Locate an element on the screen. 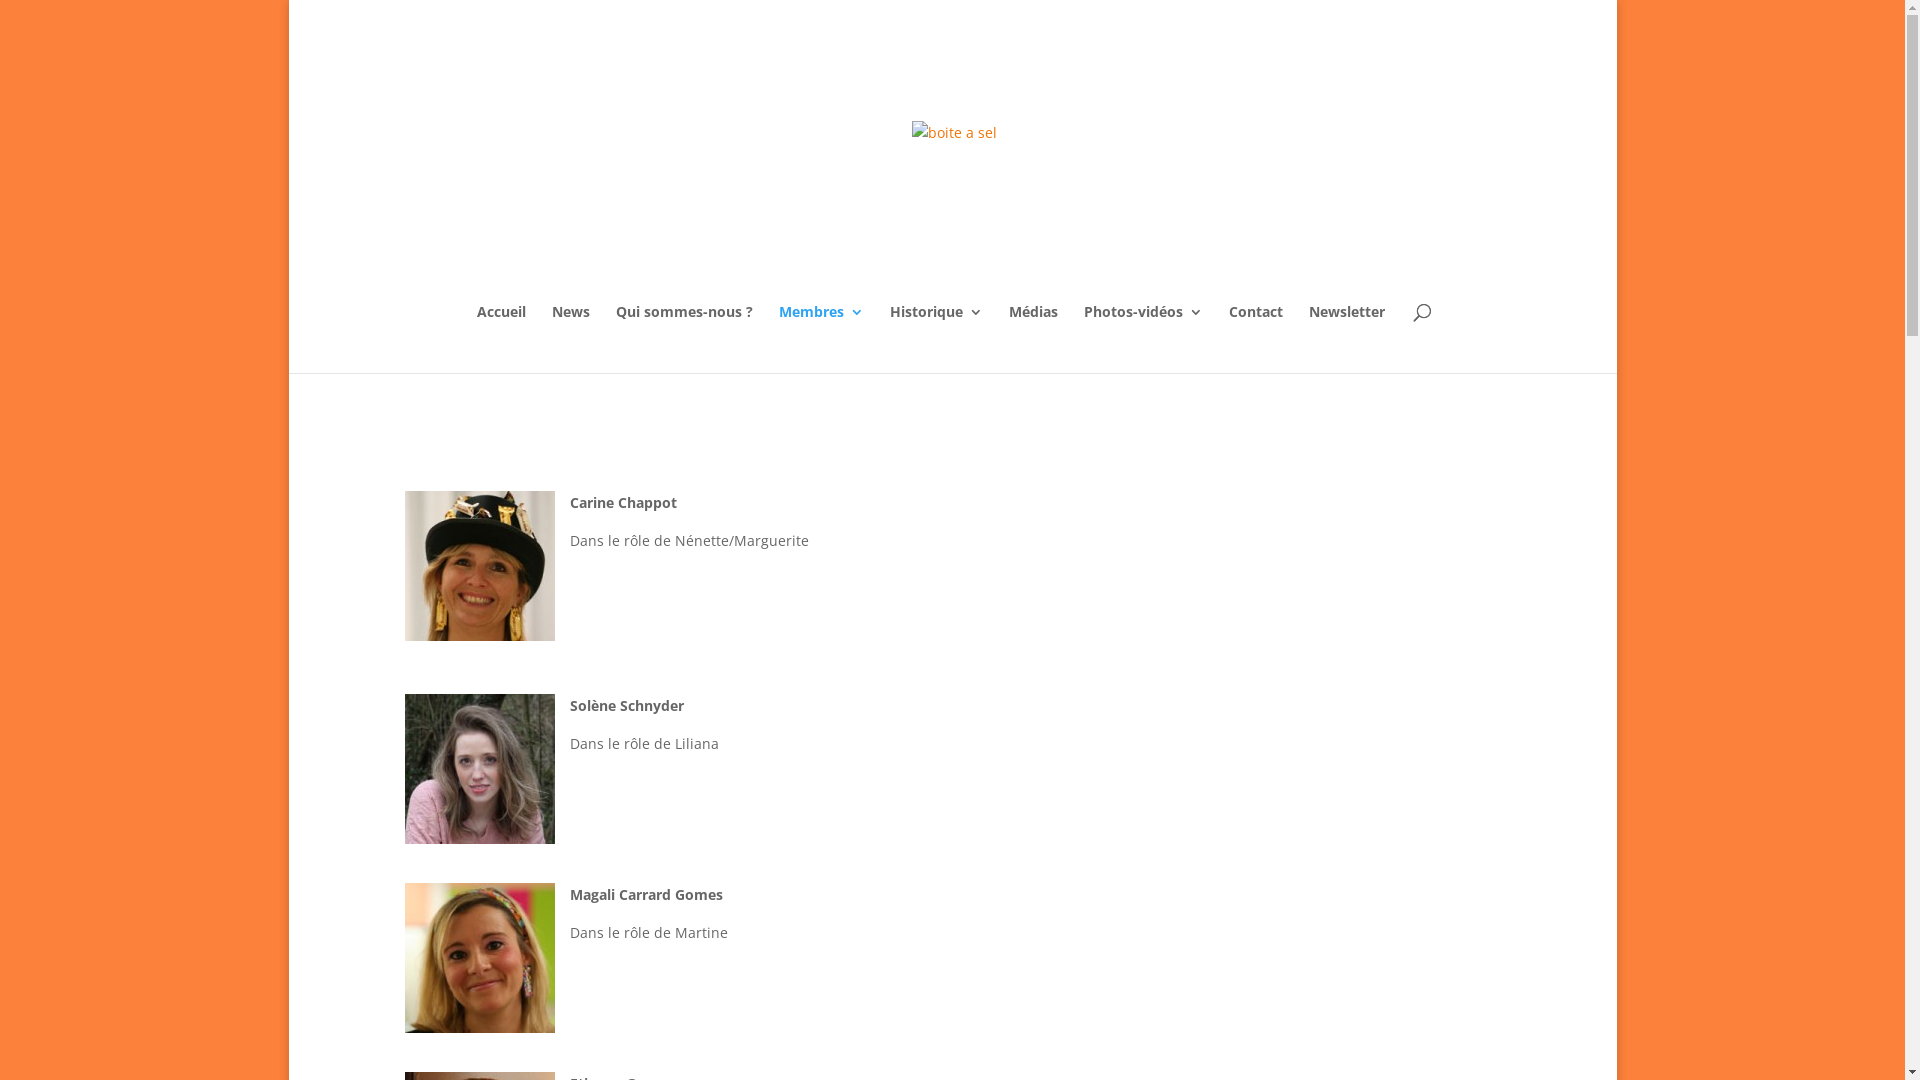 The image size is (1920, 1080). 'Newsletter' is located at coordinates (1345, 338).